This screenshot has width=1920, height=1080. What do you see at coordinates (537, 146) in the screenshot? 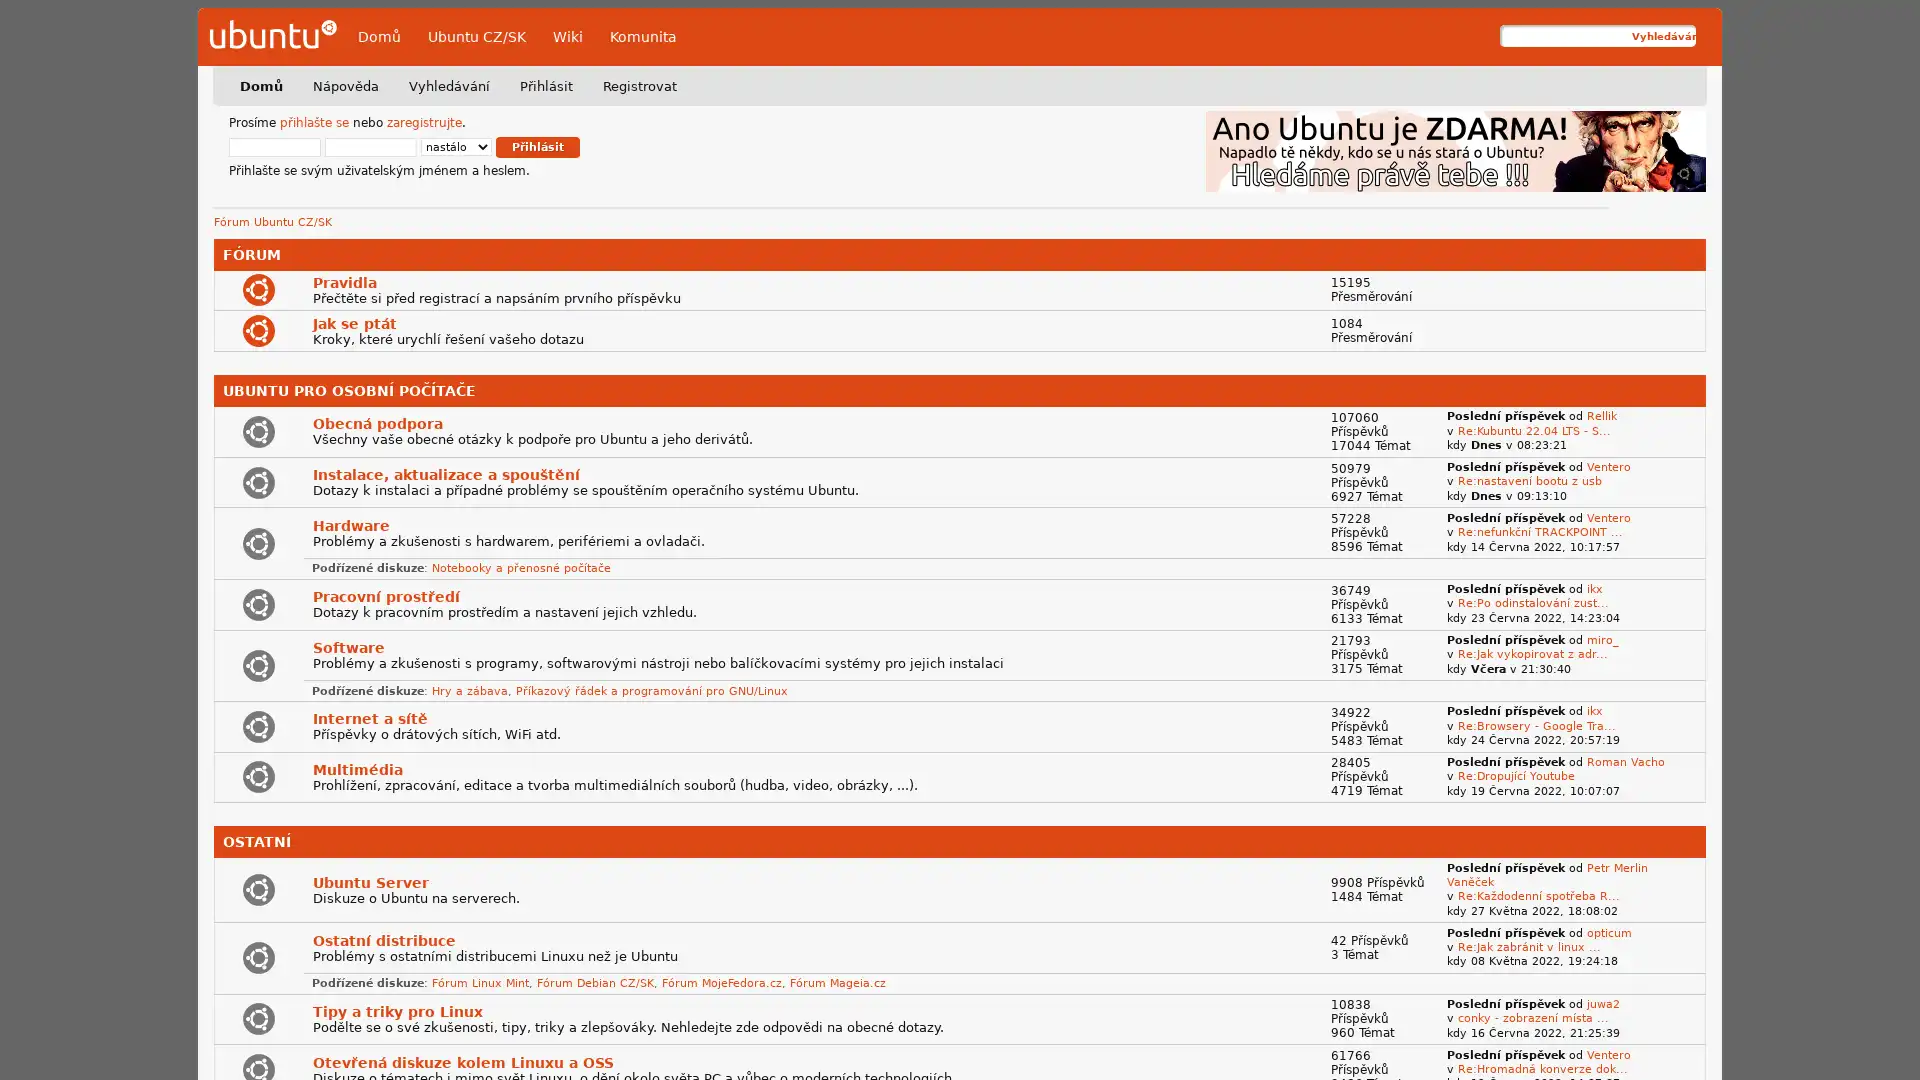
I see `Prihlasit` at bounding box center [537, 146].